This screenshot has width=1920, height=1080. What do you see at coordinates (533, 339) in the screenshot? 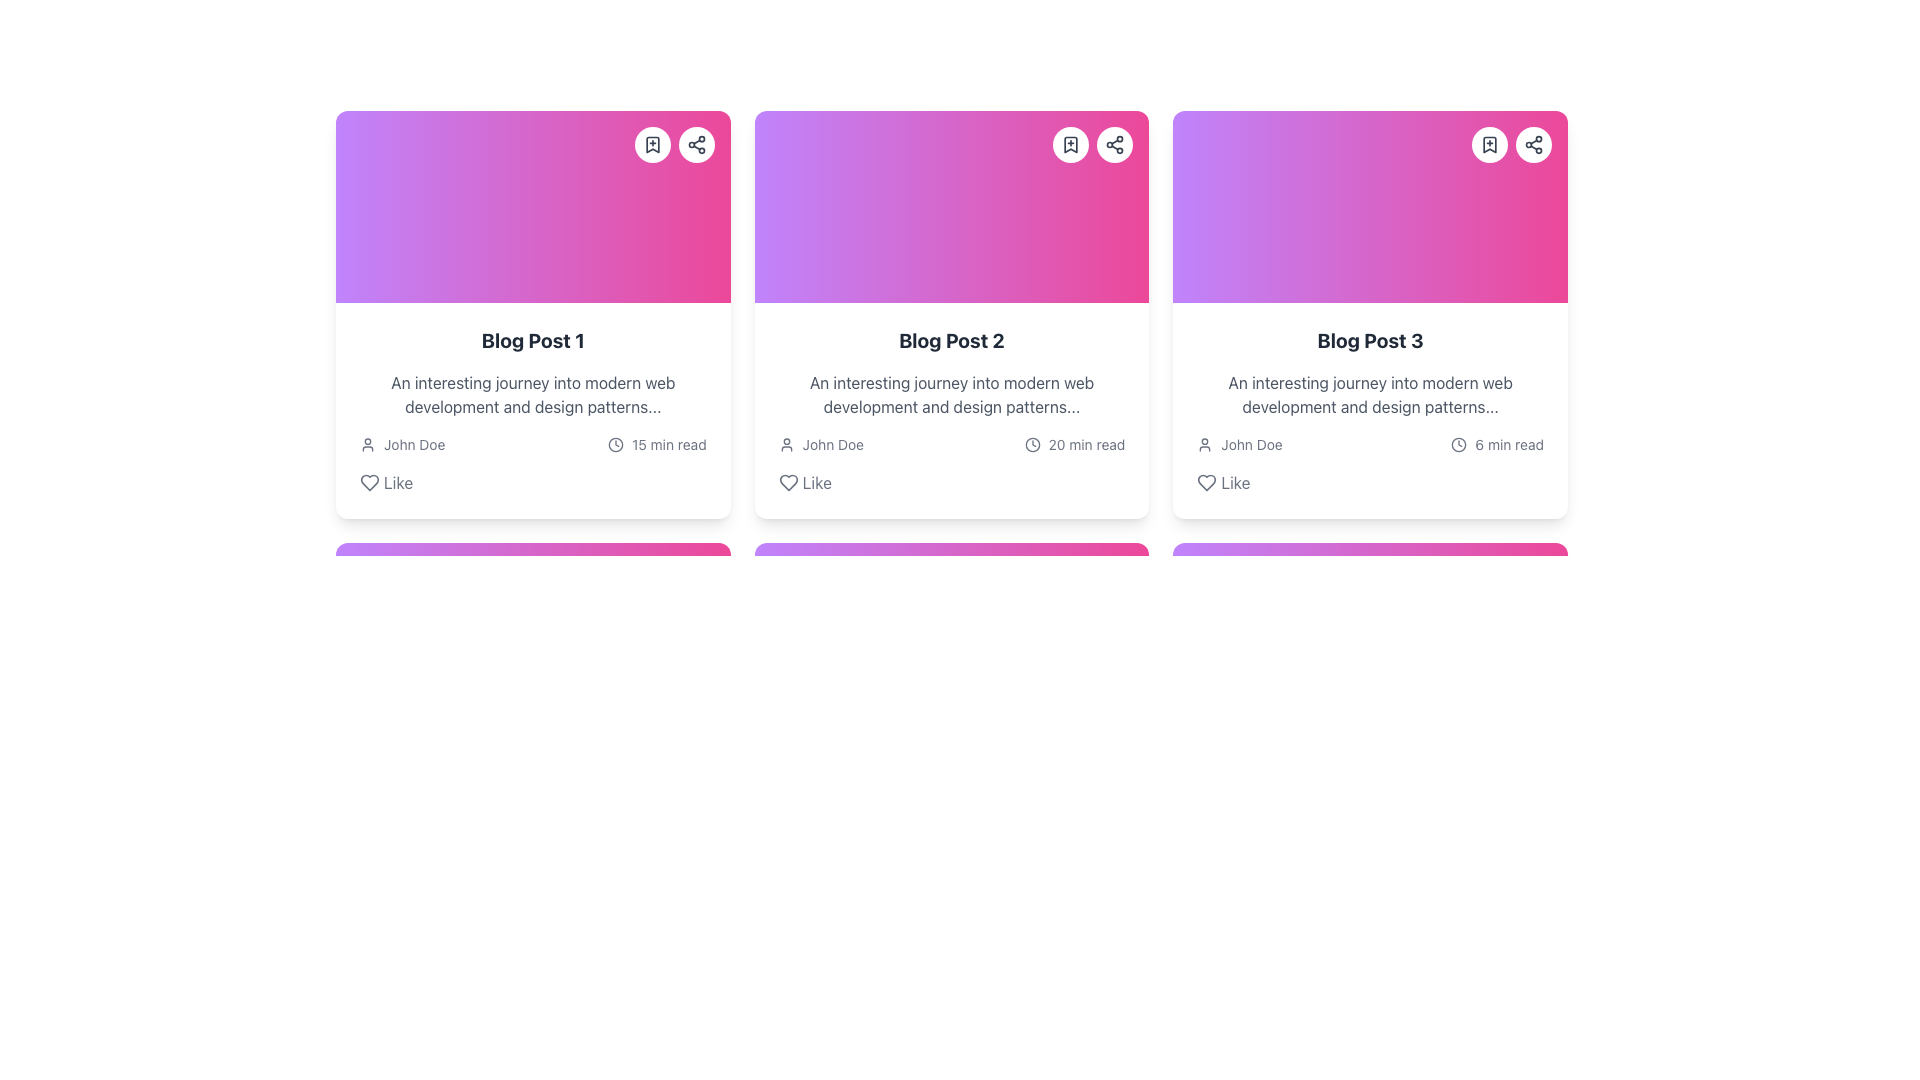
I see `the text block that serves as the headline or title for the blog post, located at the top of the card layout` at bounding box center [533, 339].